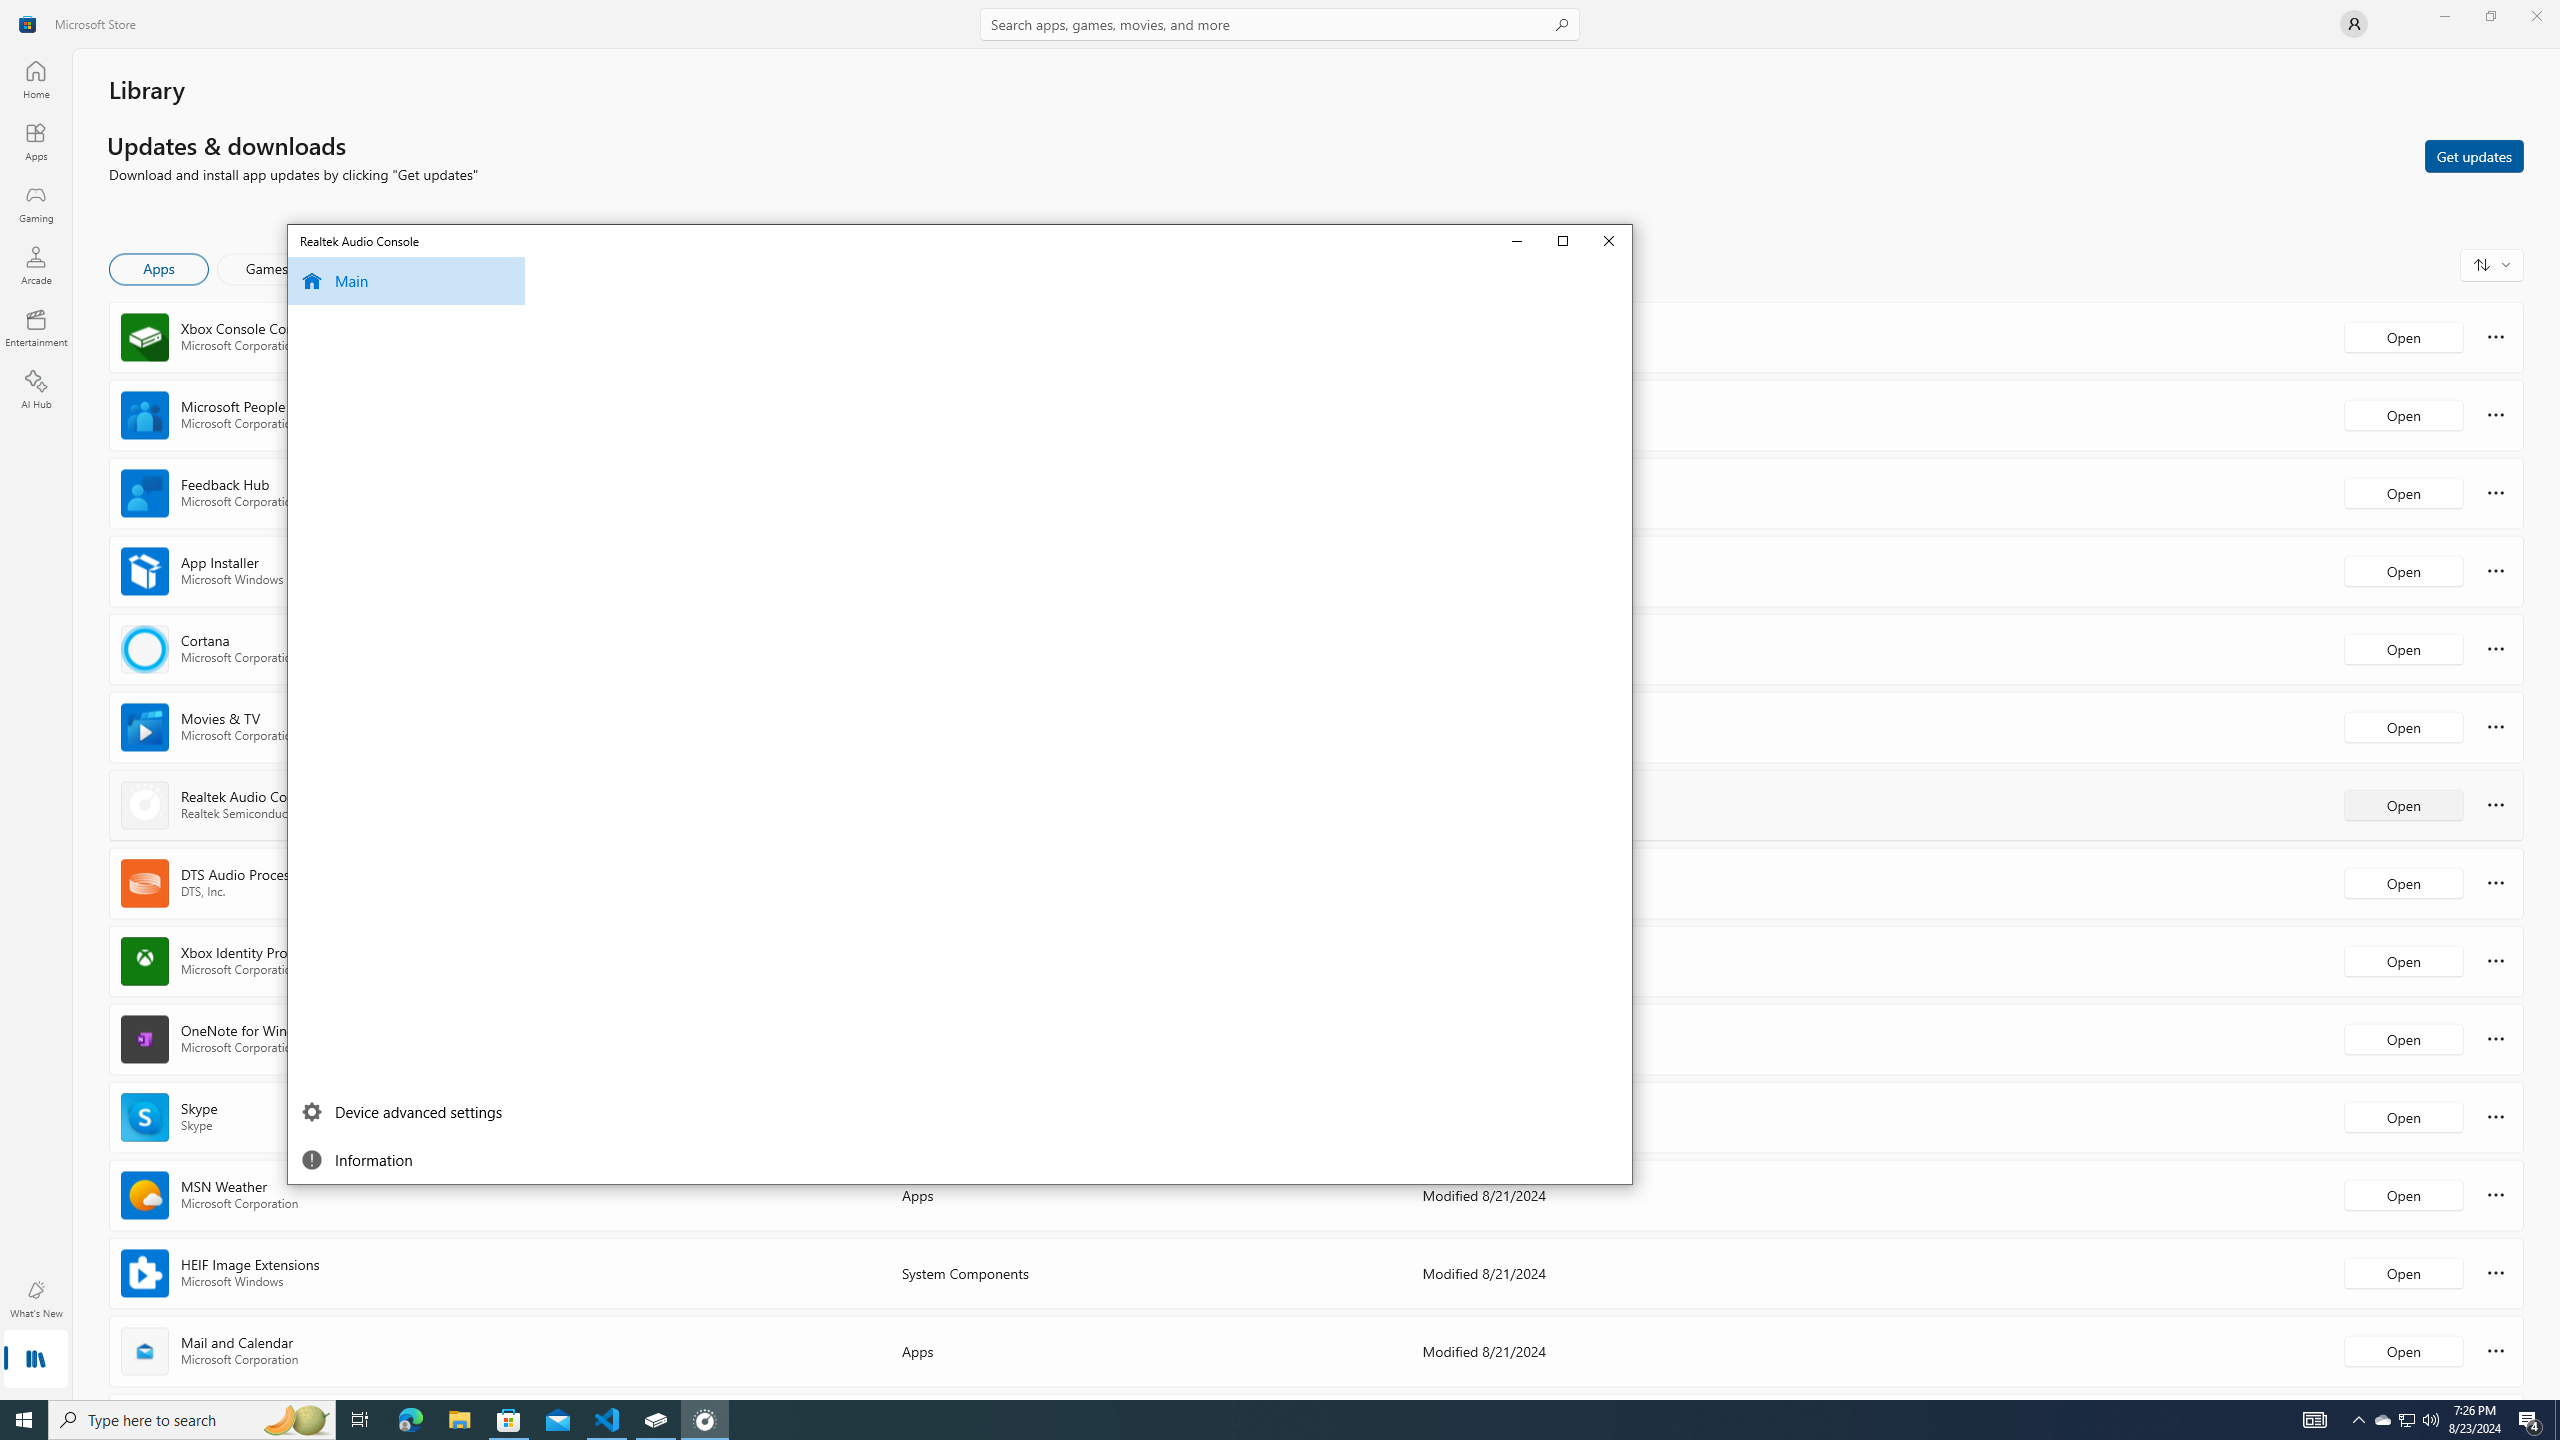  What do you see at coordinates (294, 1418) in the screenshot?
I see `'Search highlights icon opens search home window'` at bounding box center [294, 1418].